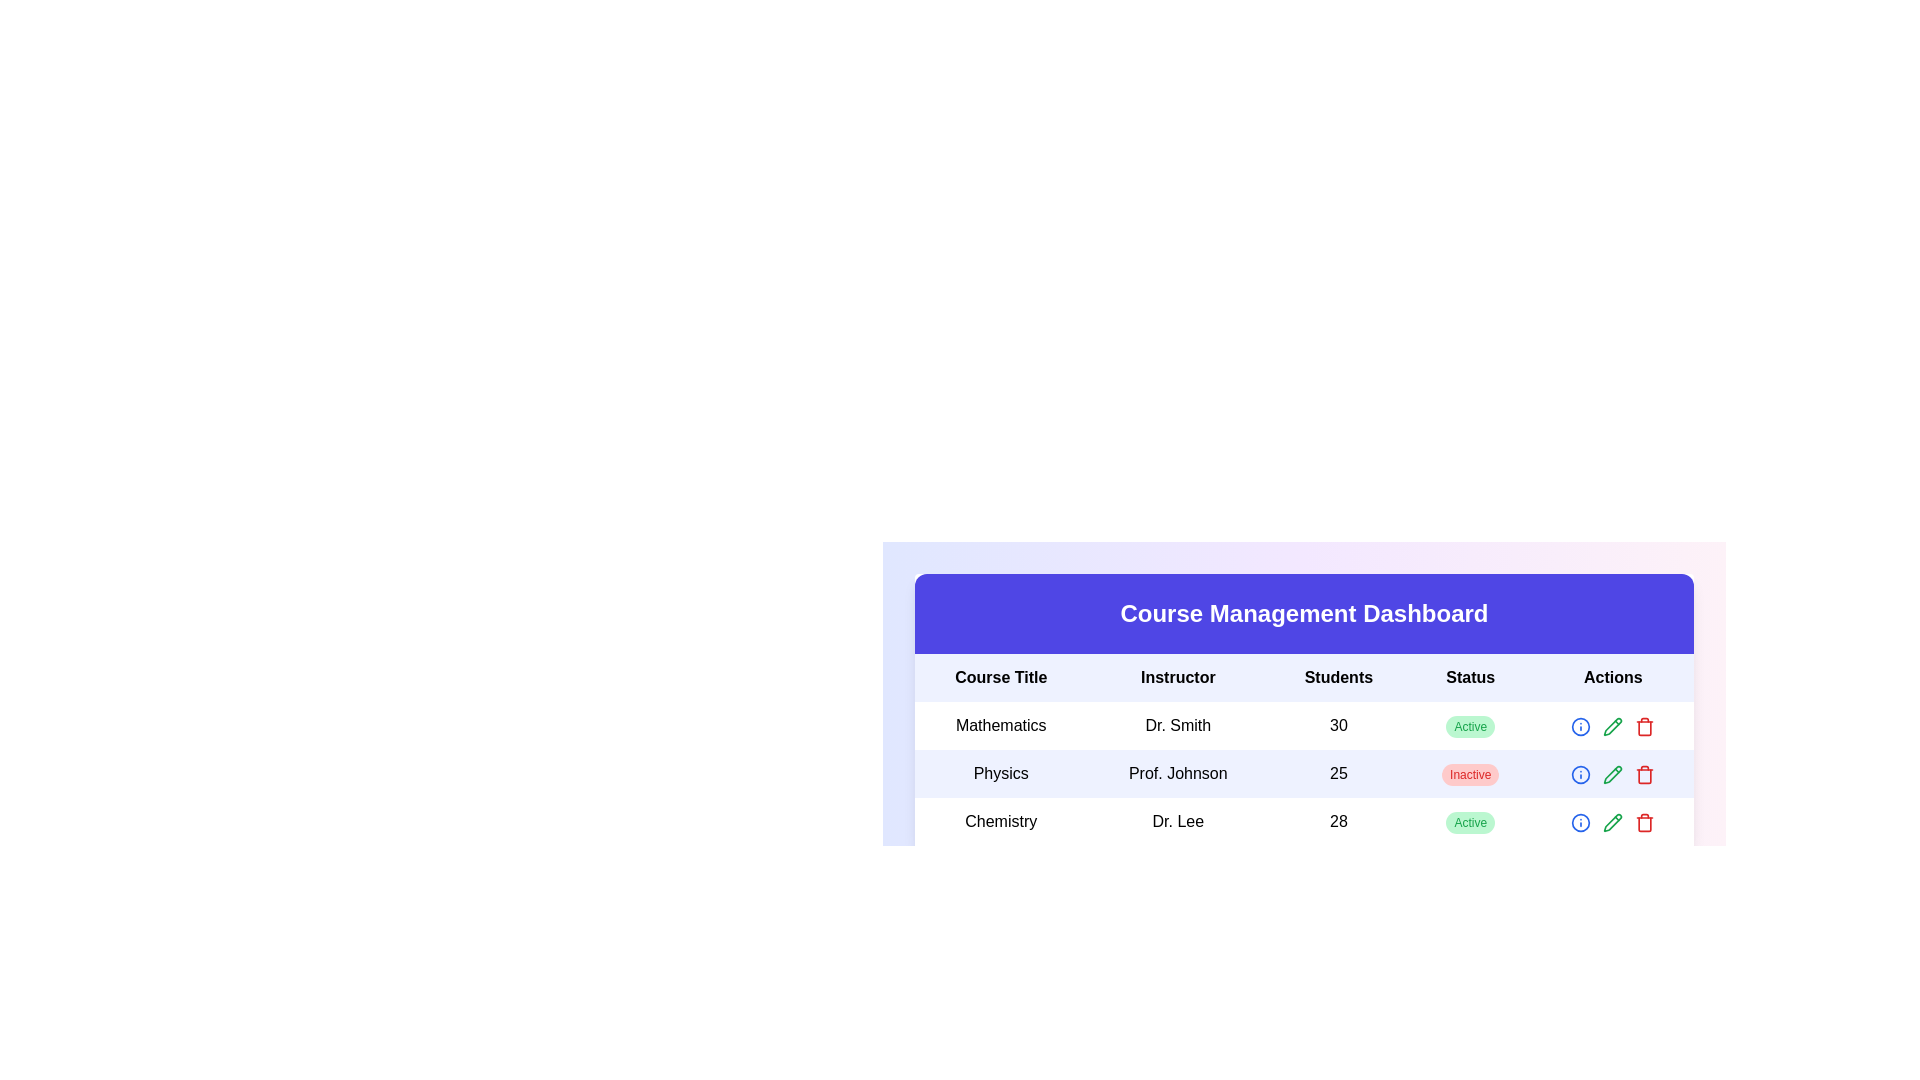 This screenshot has width=1920, height=1080. What do you see at coordinates (1613, 773) in the screenshot?
I see `the edit icon in the 'Actions' column for the 'Physics' course to initiate editing` at bounding box center [1613, 773].